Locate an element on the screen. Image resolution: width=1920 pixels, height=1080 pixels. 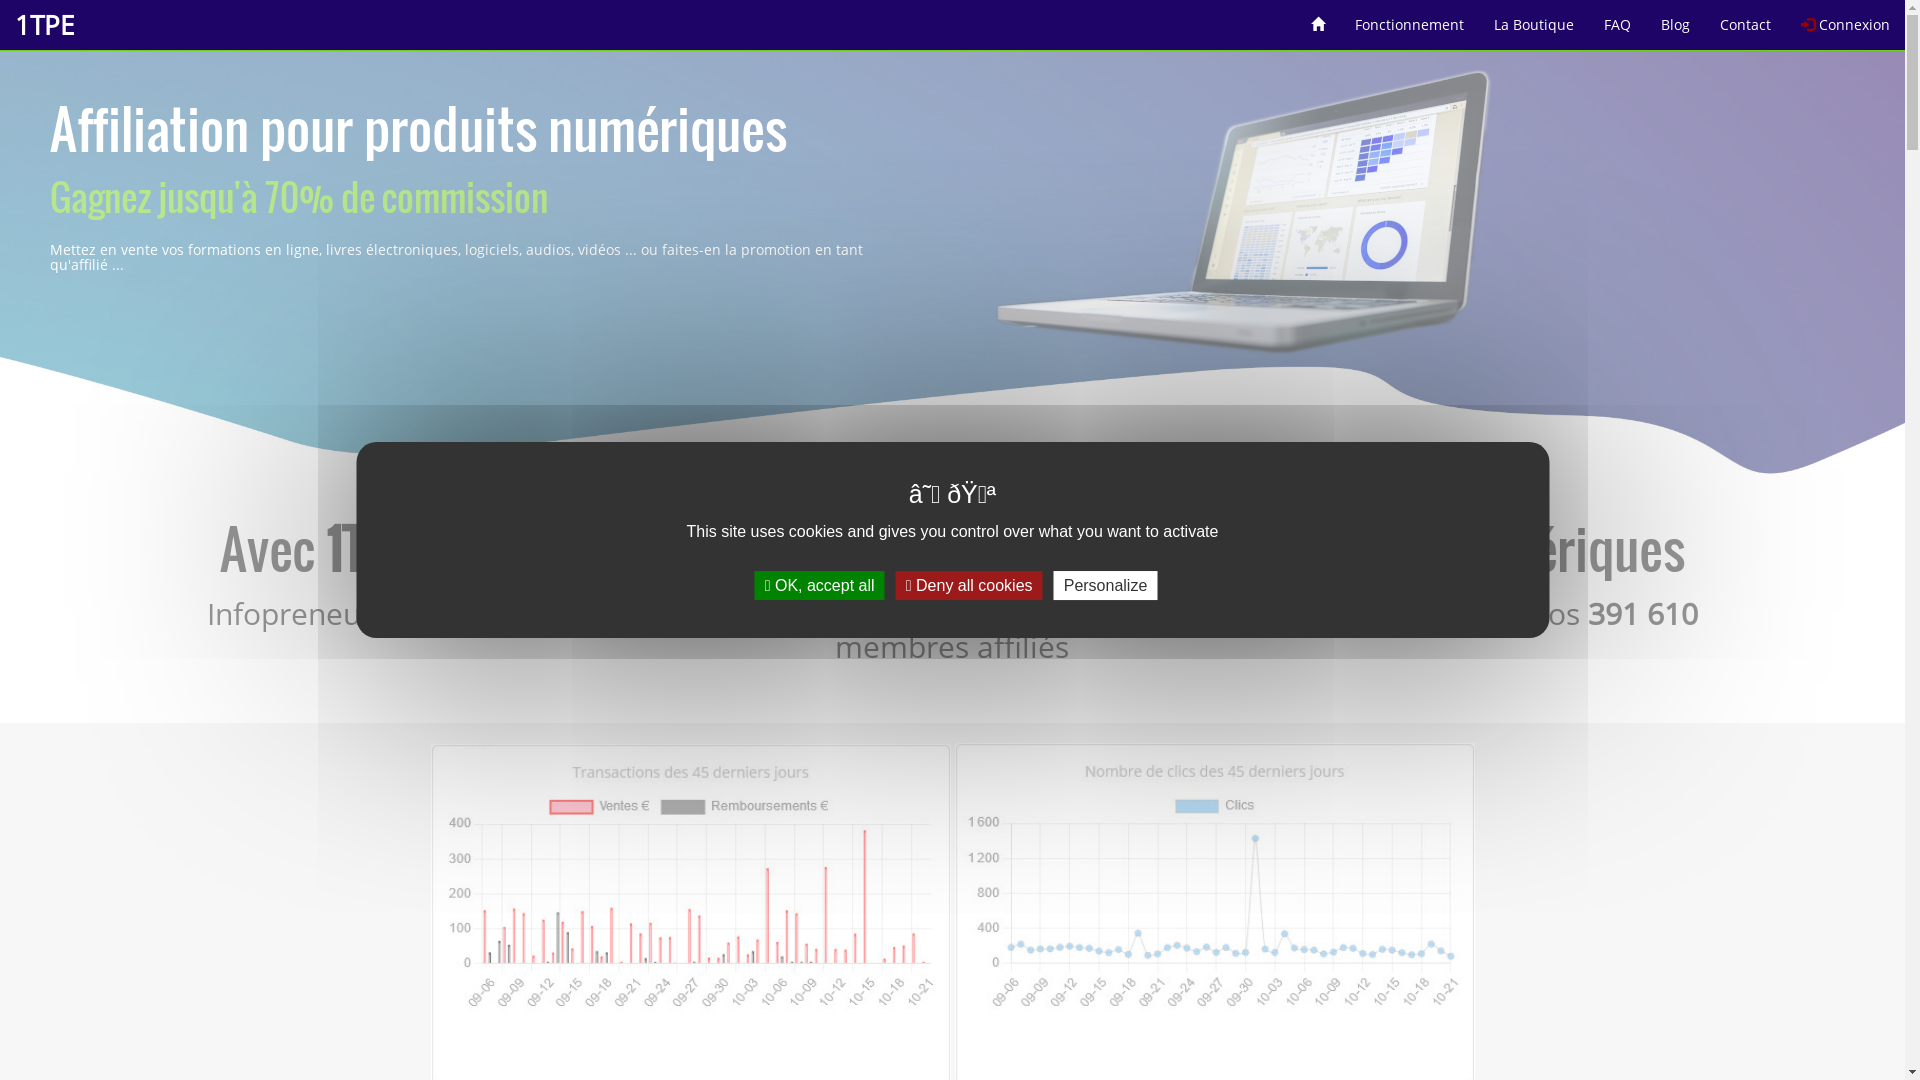
'Personalize' is located at coordinates (1104, 585).